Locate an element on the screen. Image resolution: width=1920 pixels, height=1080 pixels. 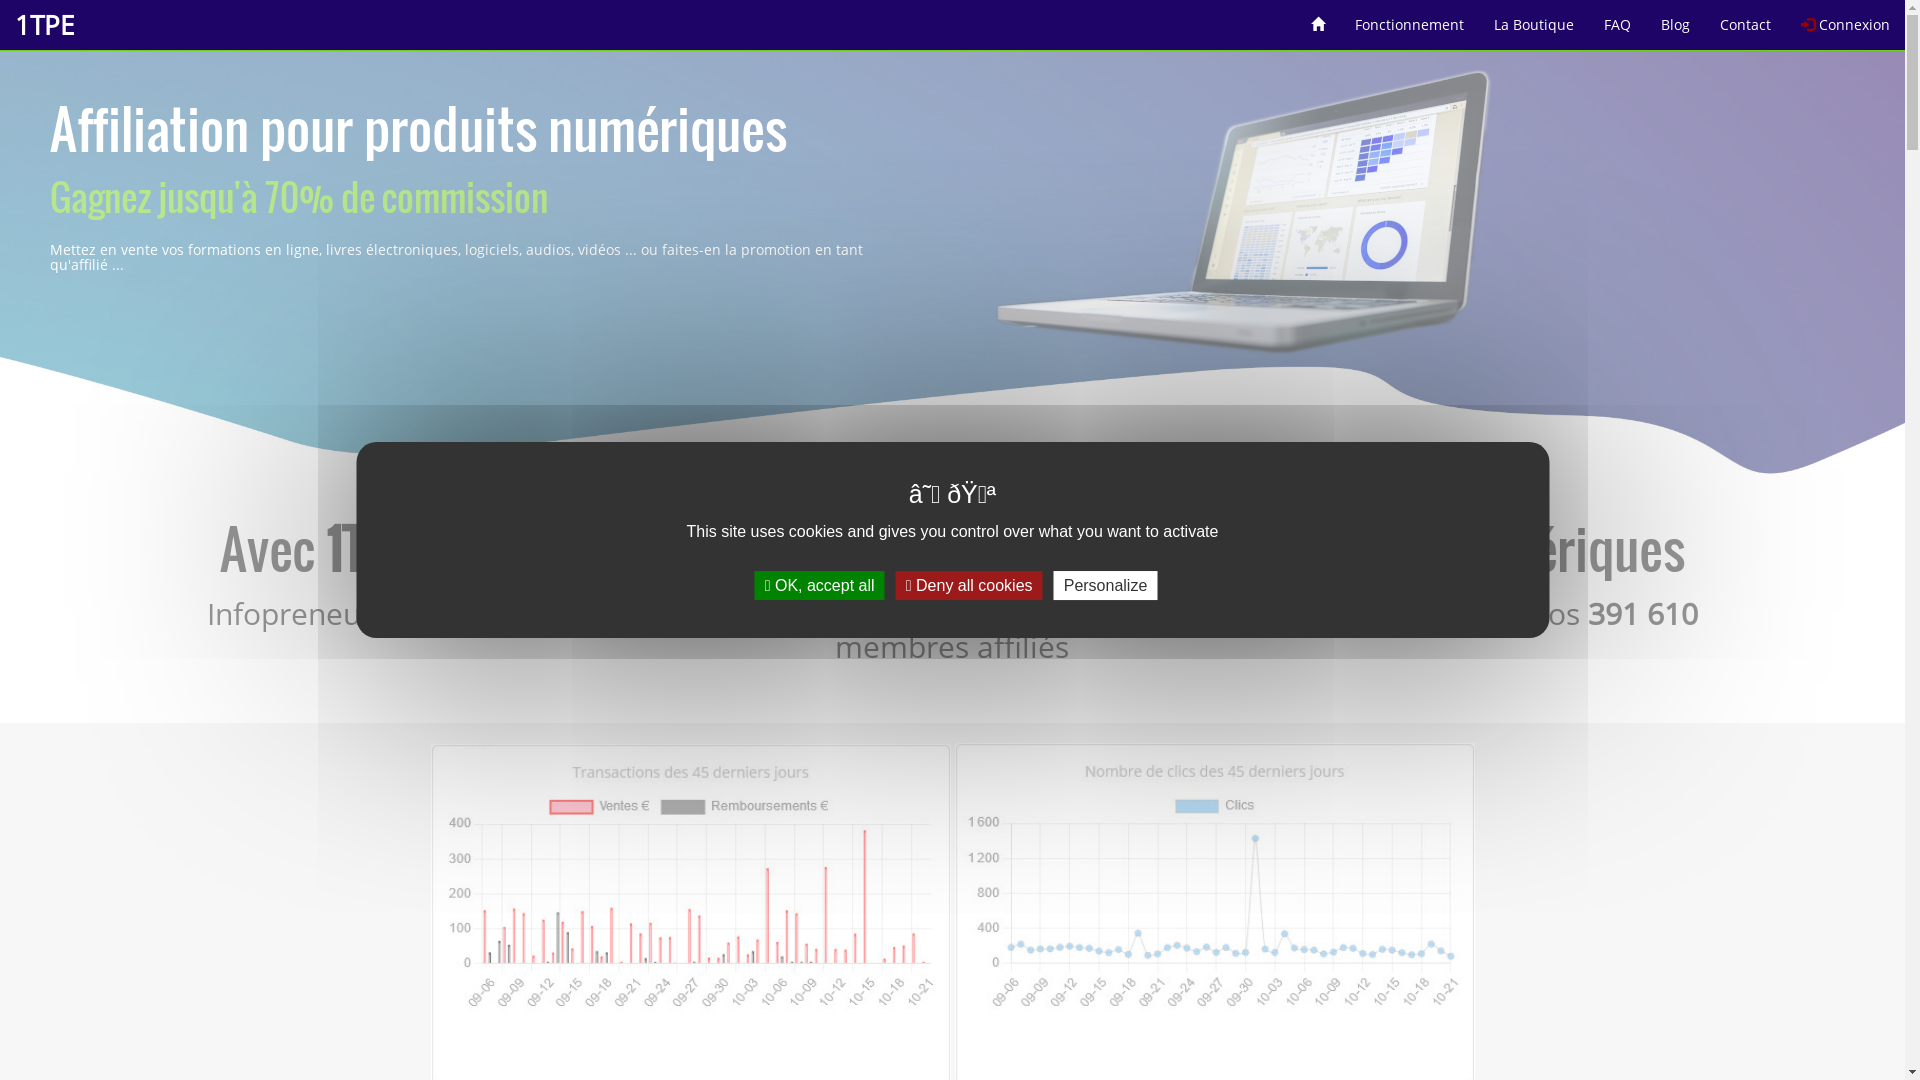
'Personalize' is located at coordinates (1104, 585).